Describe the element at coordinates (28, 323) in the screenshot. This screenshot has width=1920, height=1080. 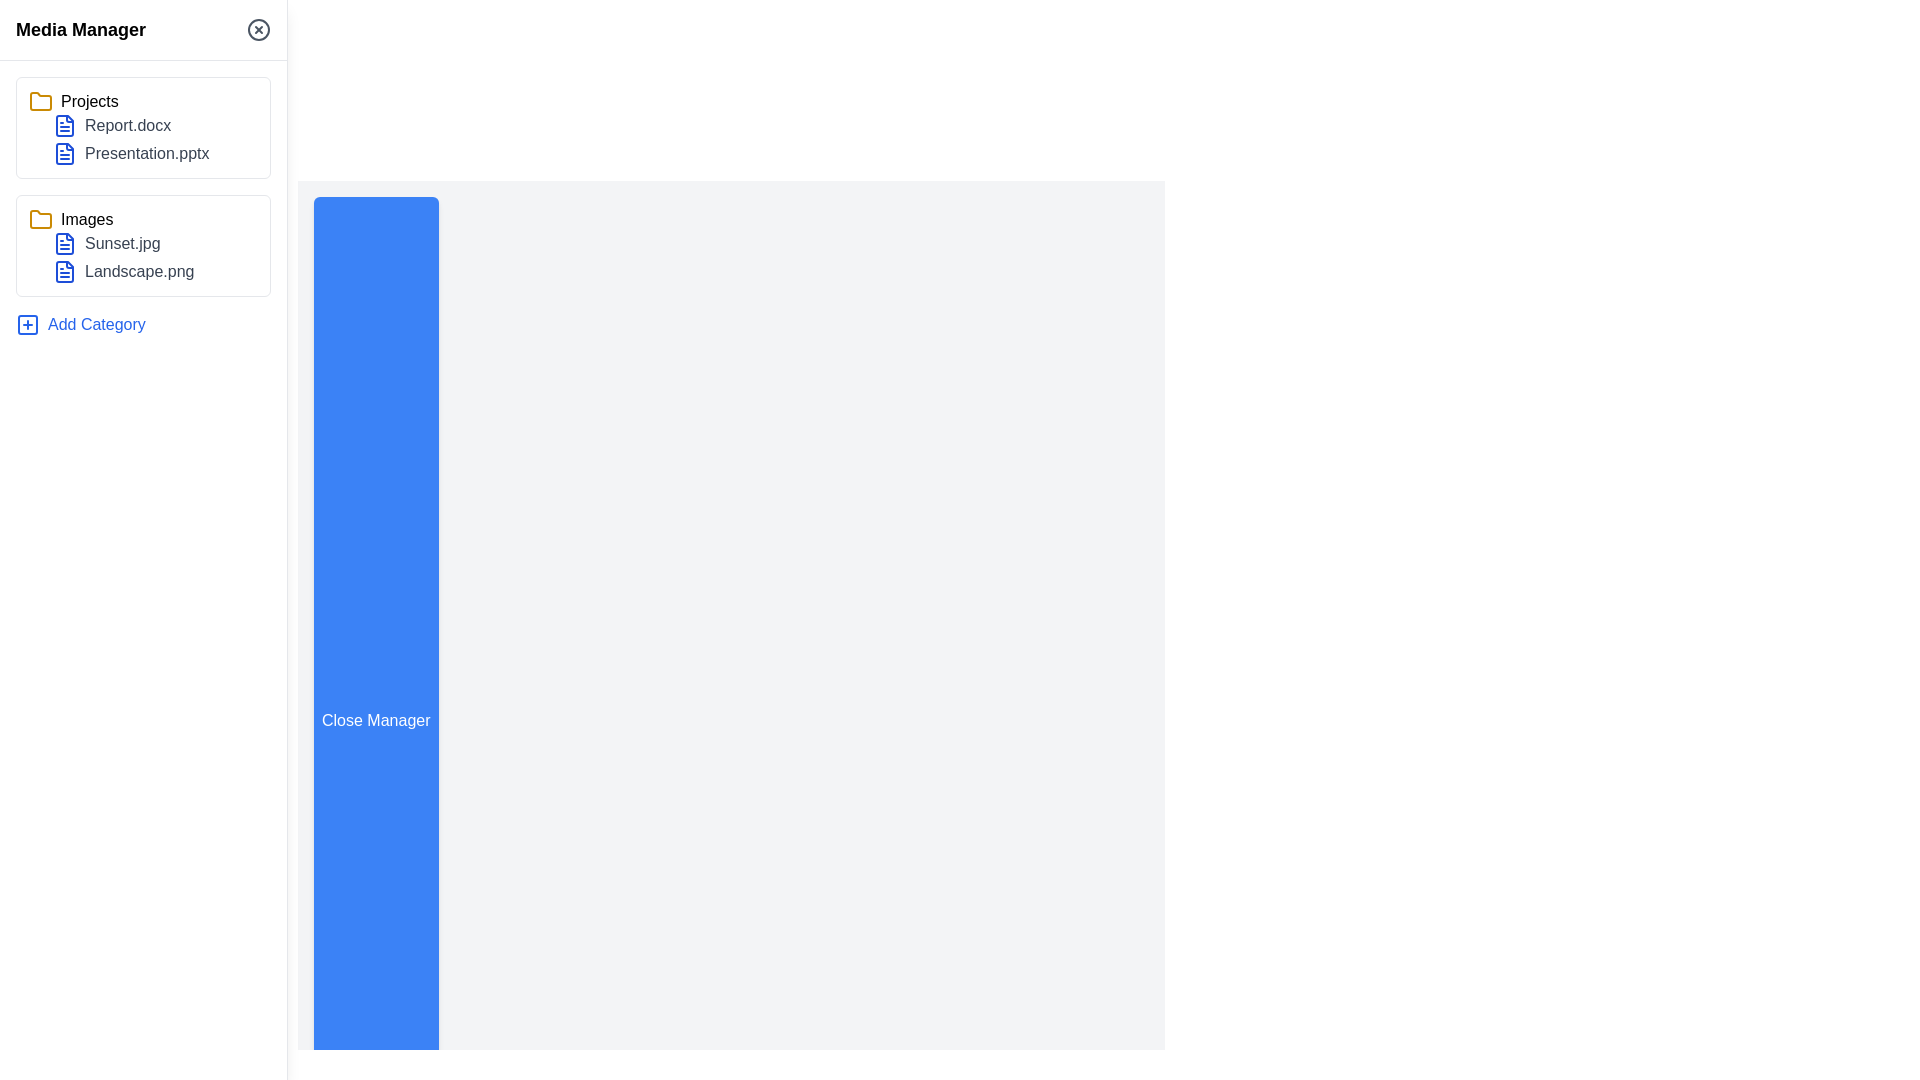
I see `the icon button located in the left panel next to the 'Add Category' text` at that location.